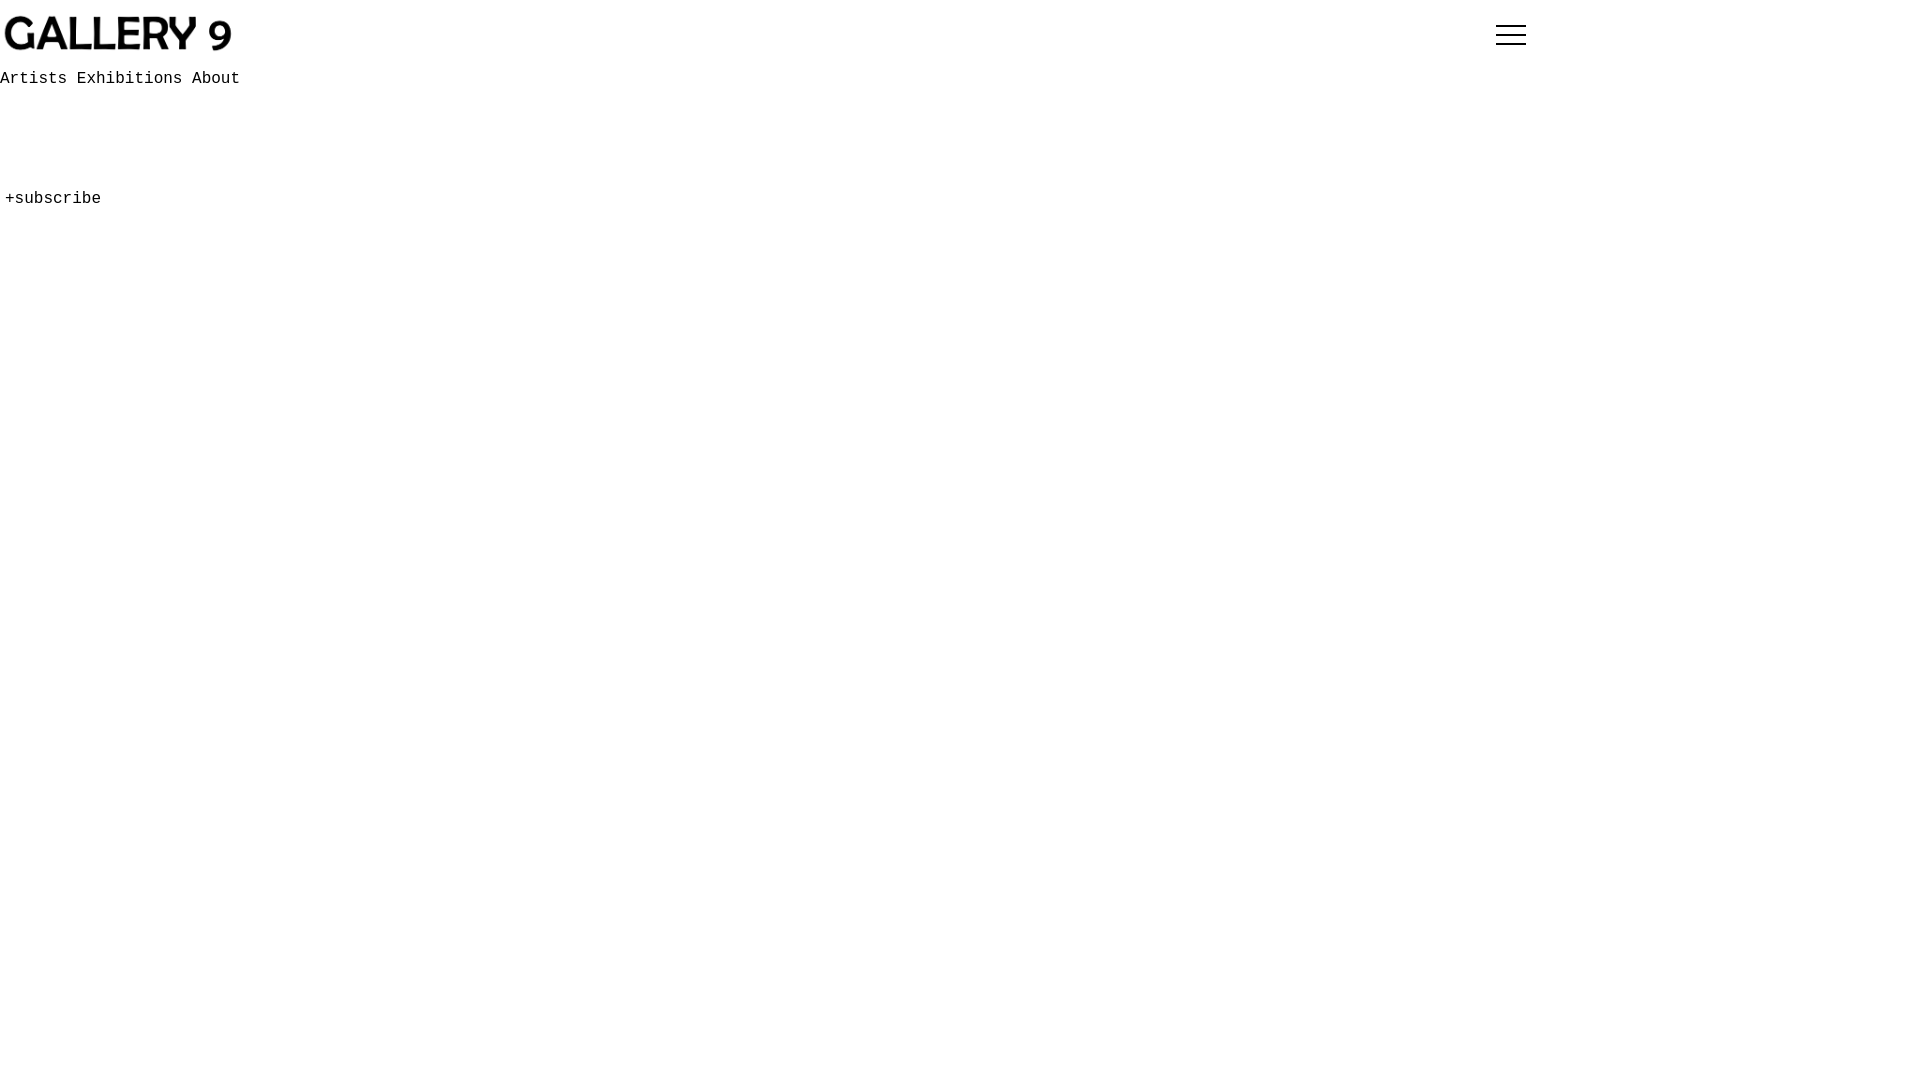 This screenshot has height=1080, width=1920. I want to click on '+subscribe', so click(52, 199).